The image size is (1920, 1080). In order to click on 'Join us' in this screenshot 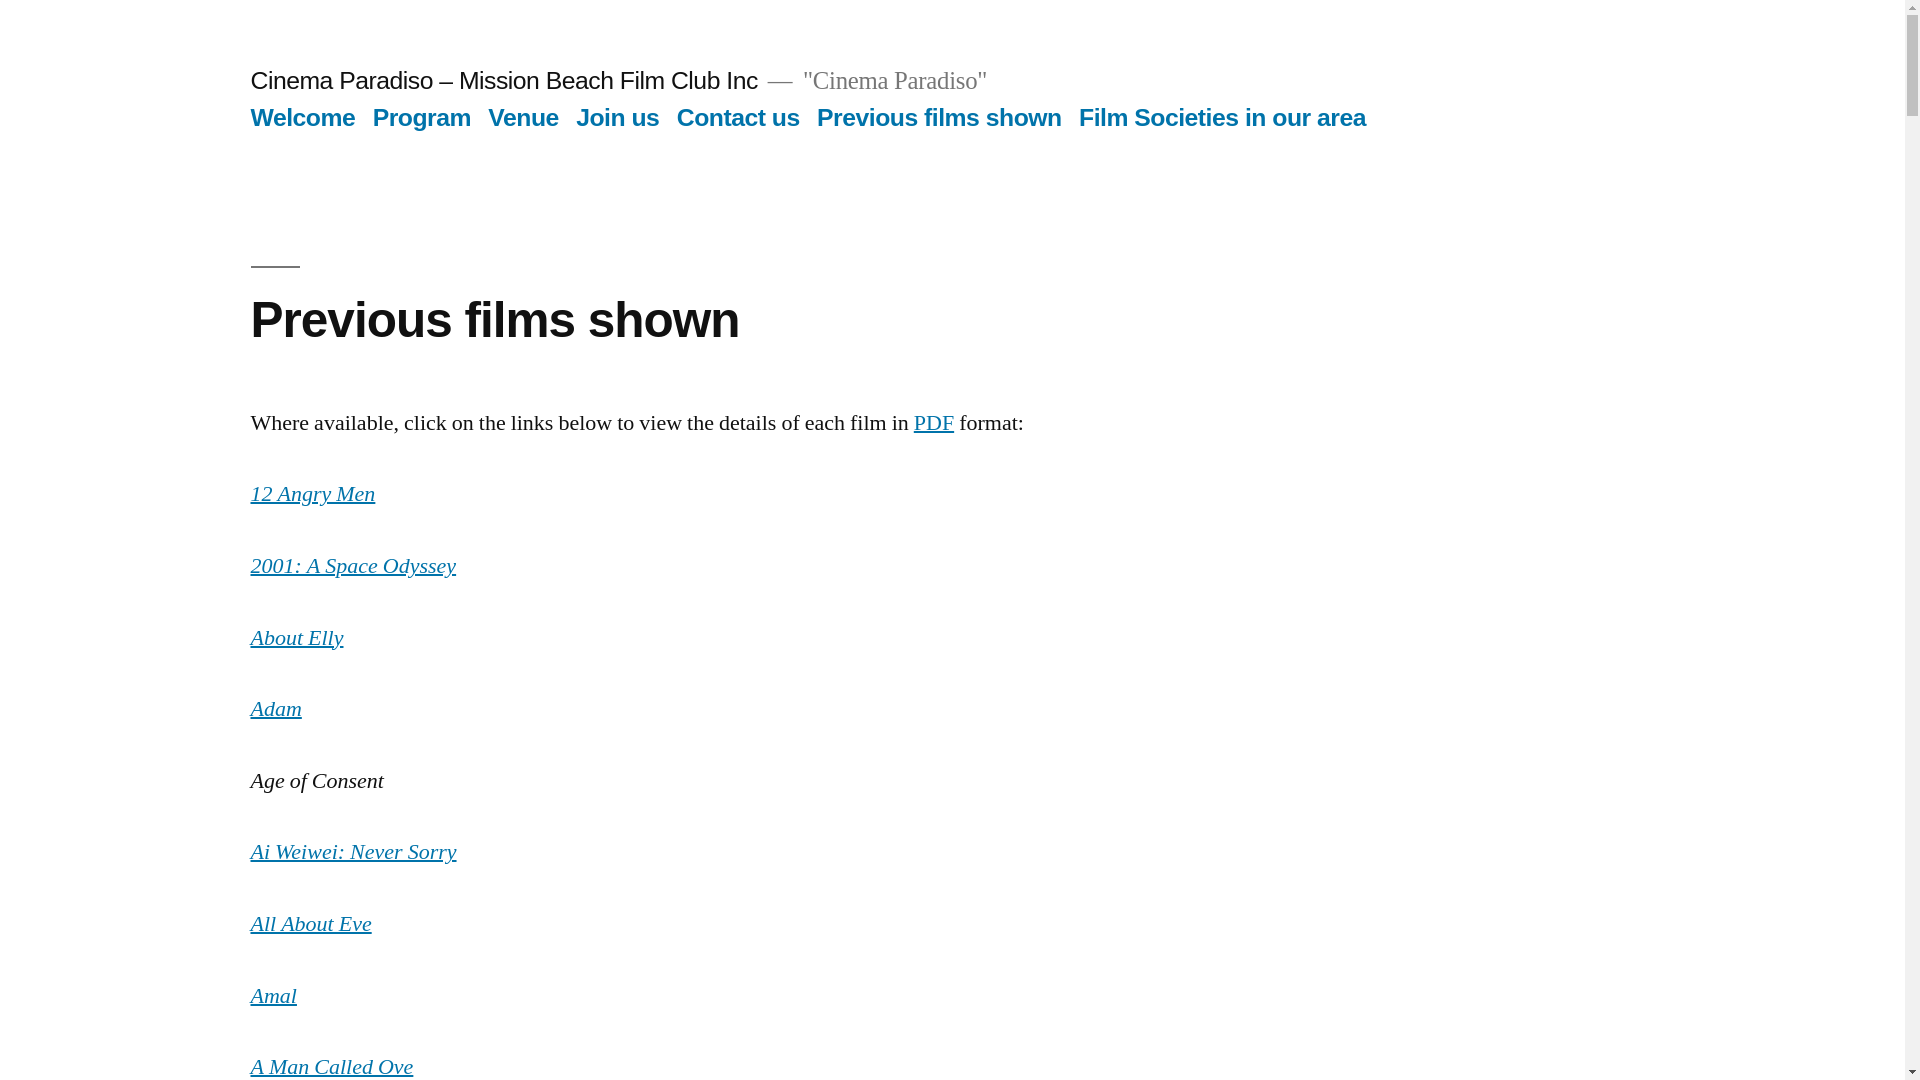, I will do `click(616, 117)`.